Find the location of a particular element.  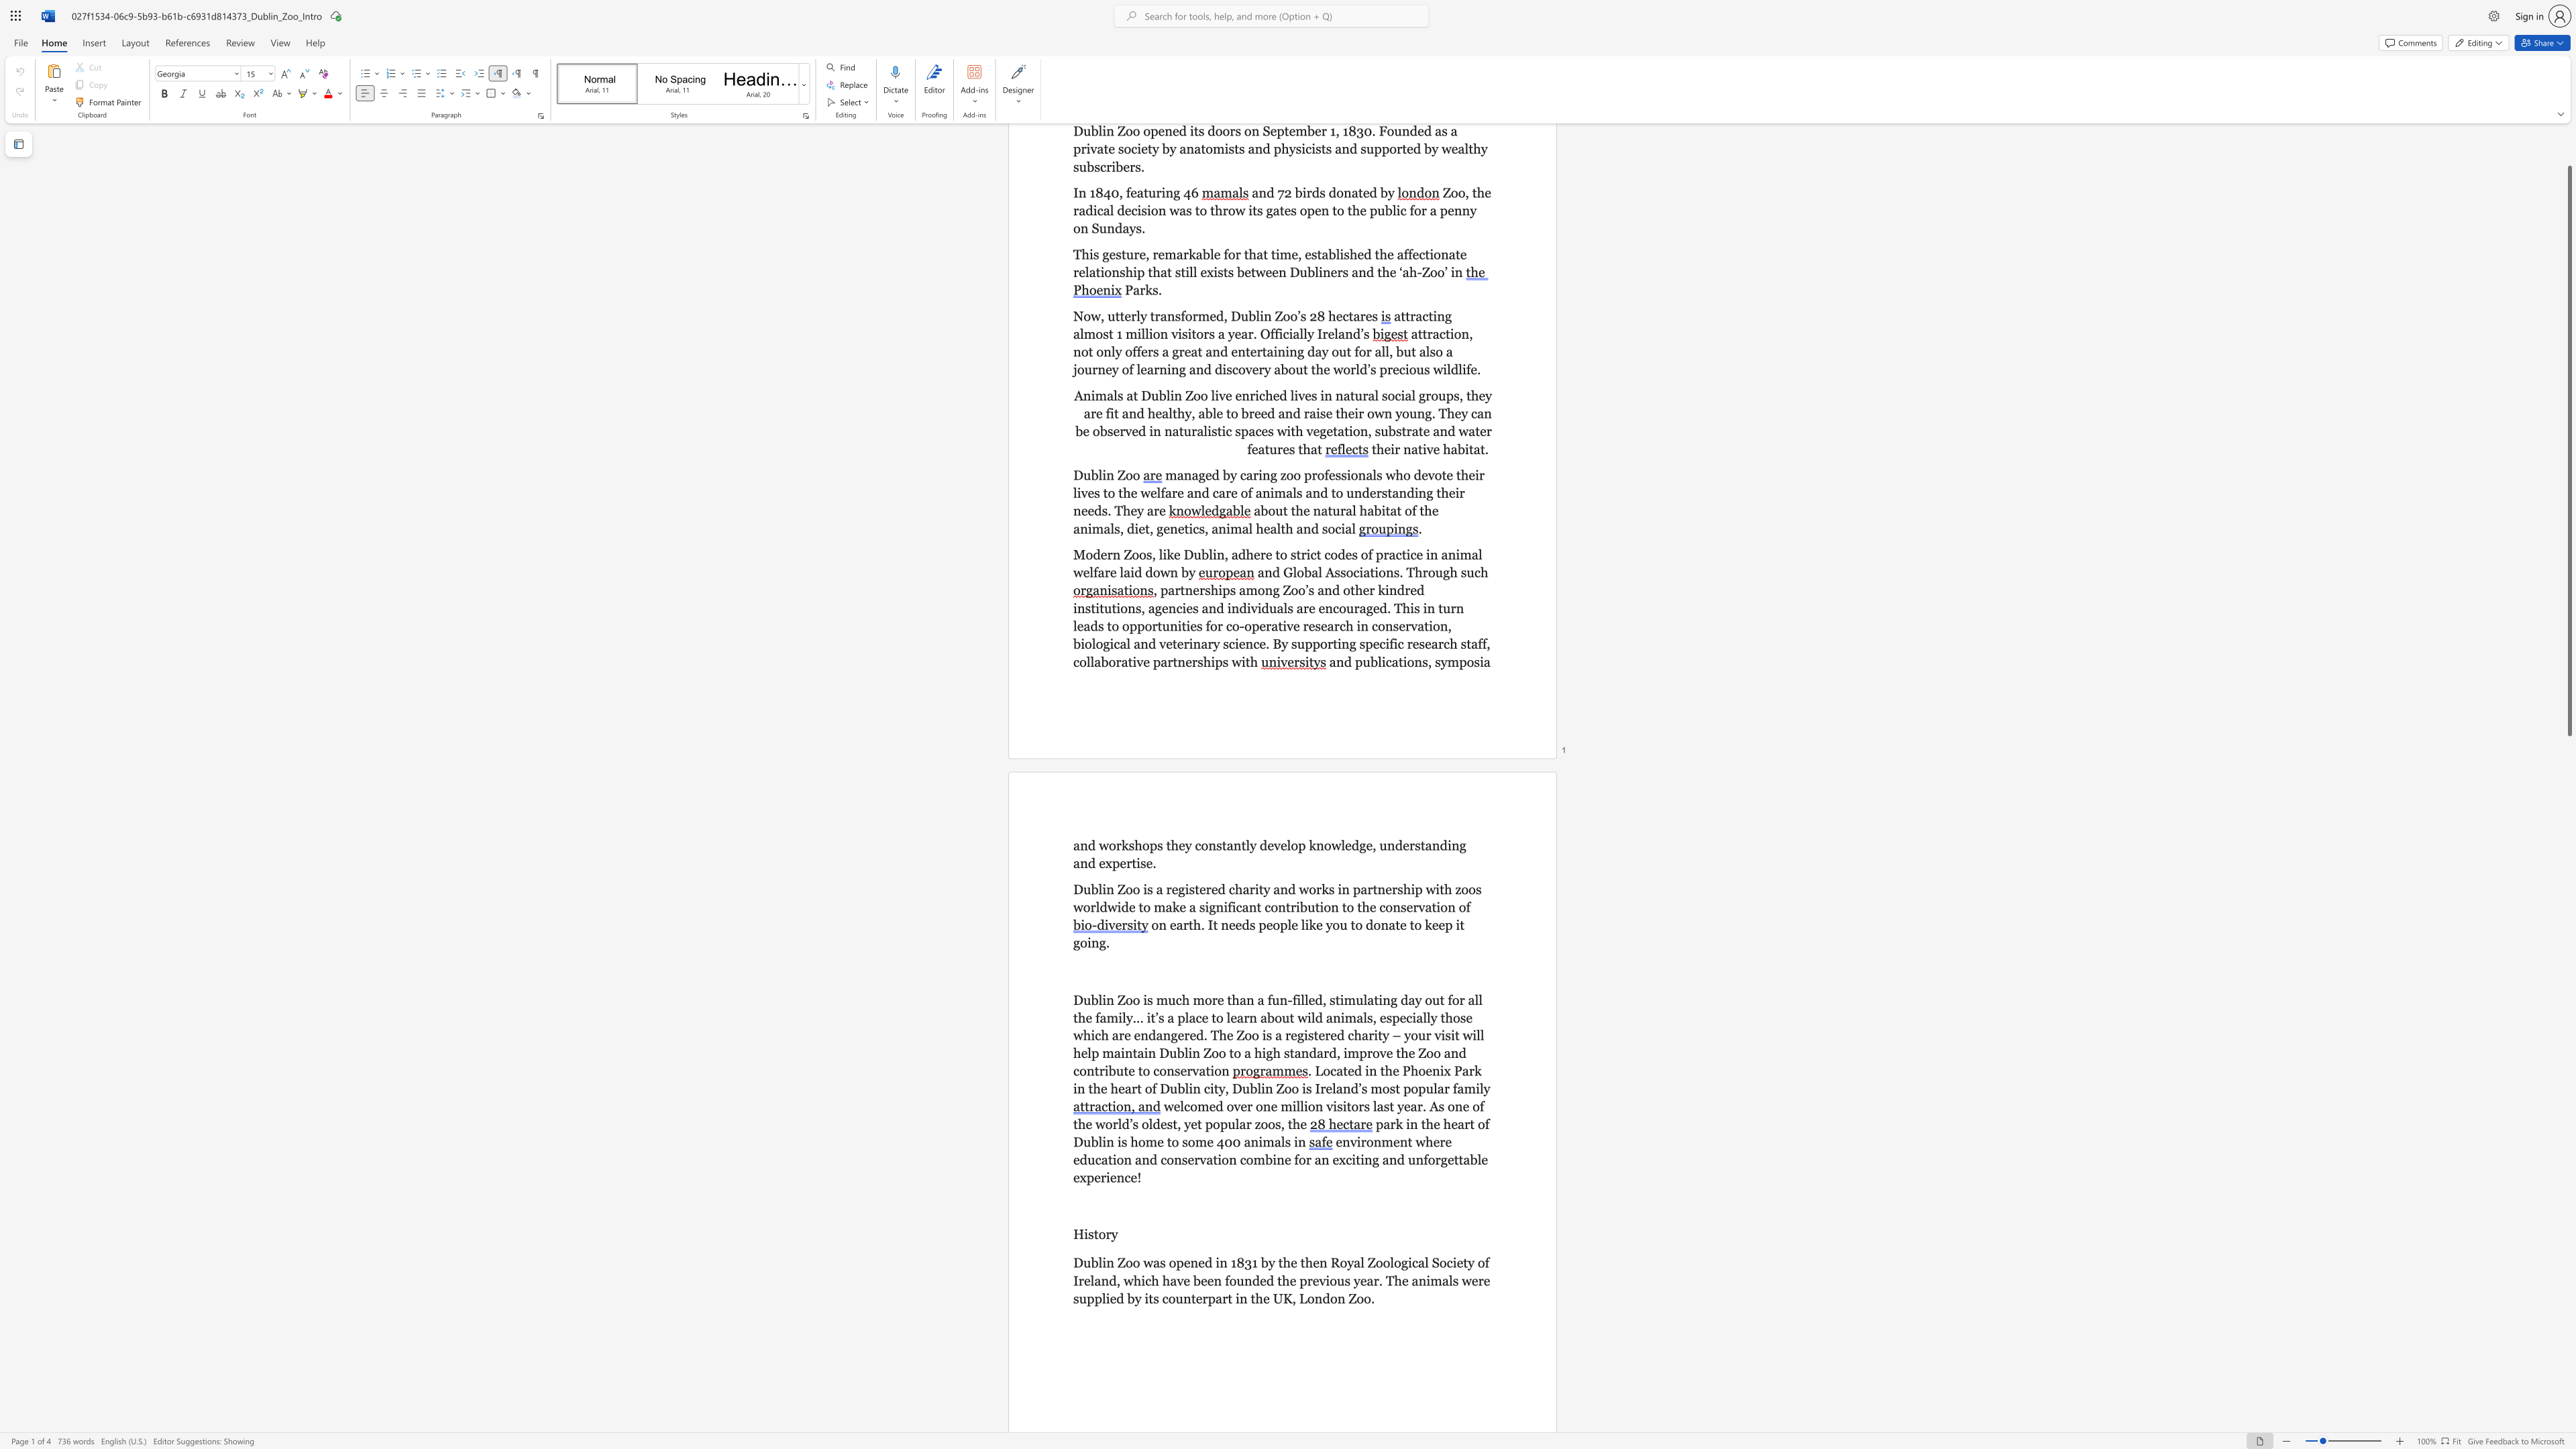

the subset text "cious wildlif" within the text "a great and entertaining day out for all, but also a journey of learning and discovery about the world’s precious wildlife" is located at coordinates (1399, 369).